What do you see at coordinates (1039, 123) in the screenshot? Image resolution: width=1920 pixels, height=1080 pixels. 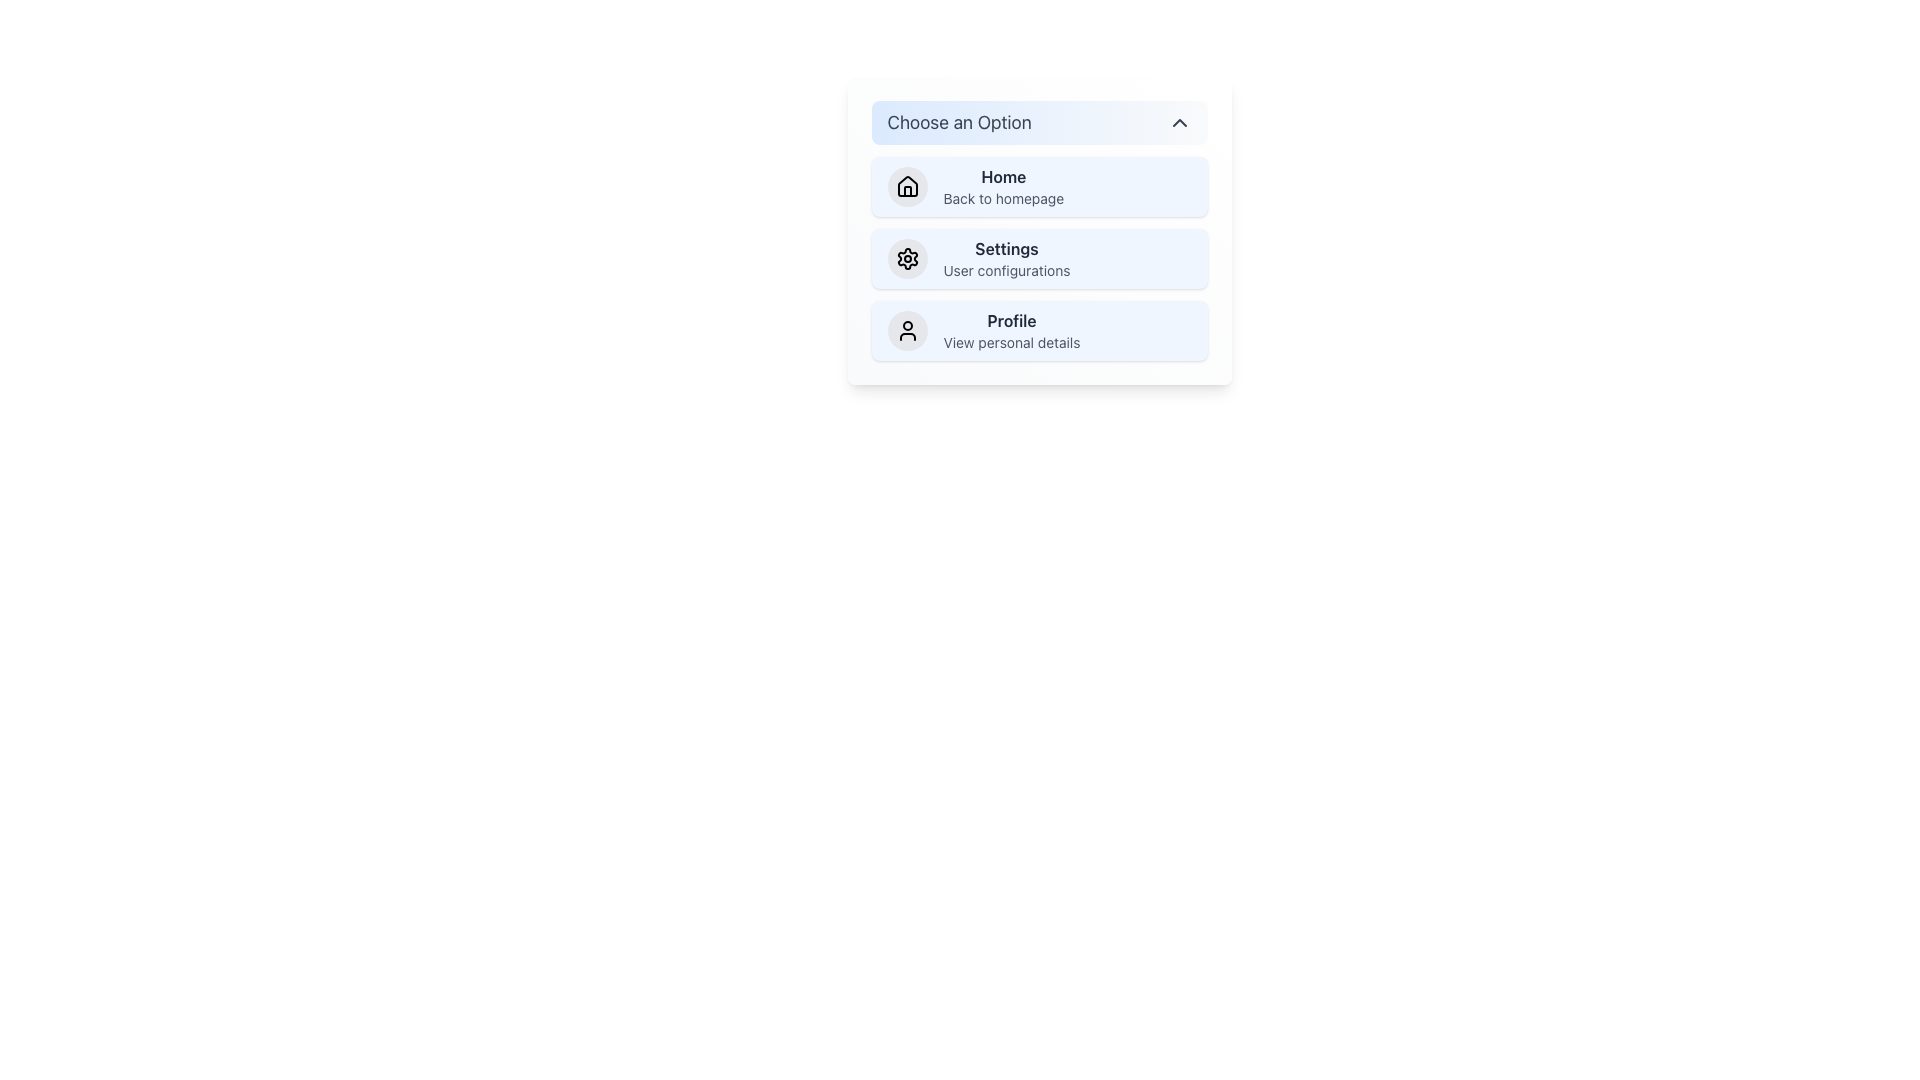 I see `the Dropdown toggle button labeled 'Choose an Option'` at bounding box center [1039, 123].